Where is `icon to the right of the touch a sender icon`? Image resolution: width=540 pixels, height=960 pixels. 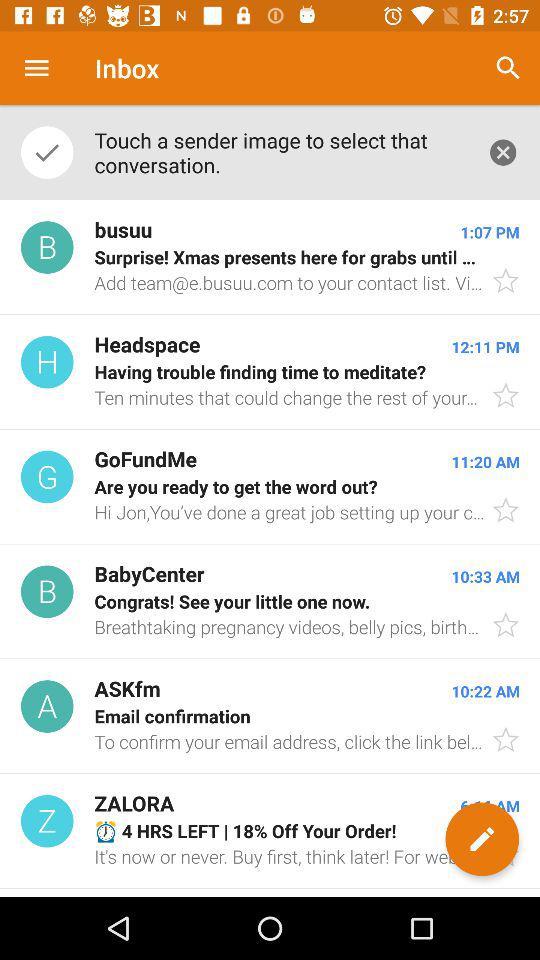
icon to the right of the touch a sender icon is located at coordinates (508, 68).